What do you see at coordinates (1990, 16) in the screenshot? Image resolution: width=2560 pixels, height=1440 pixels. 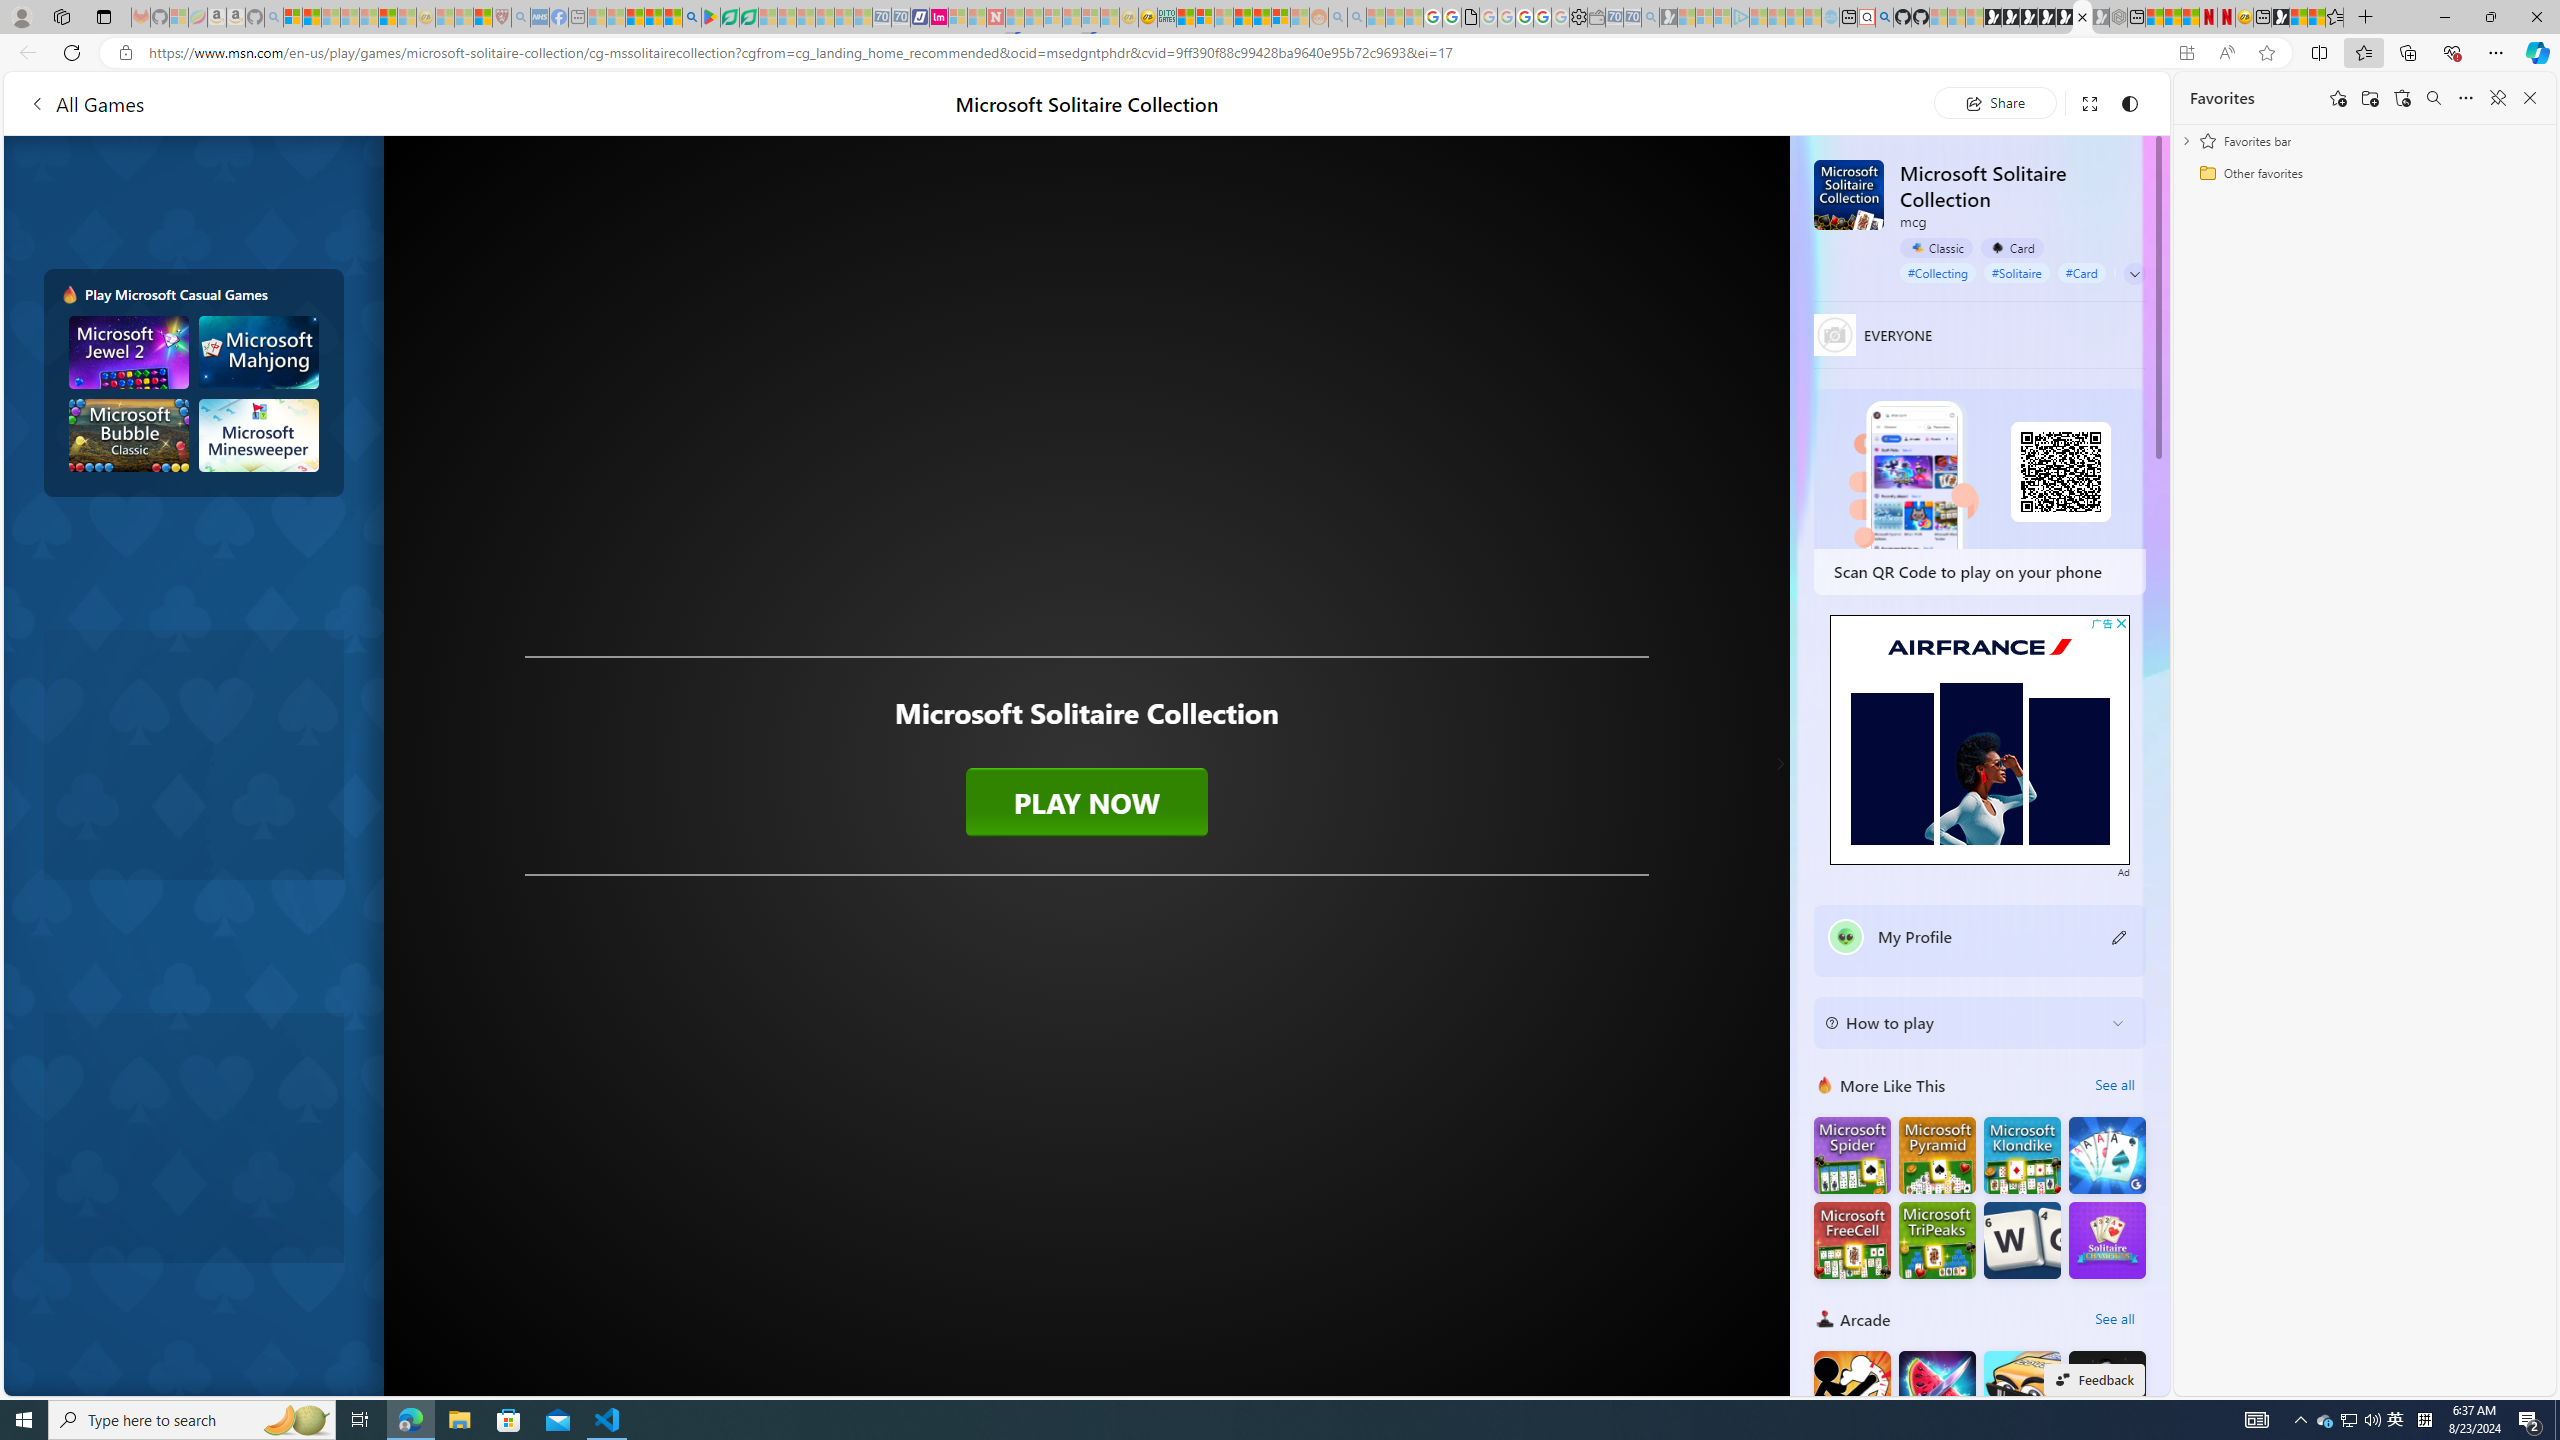 I see `'Play Free Online Games | Games from Microsoft Start'` at bounding box center [1990, 16].